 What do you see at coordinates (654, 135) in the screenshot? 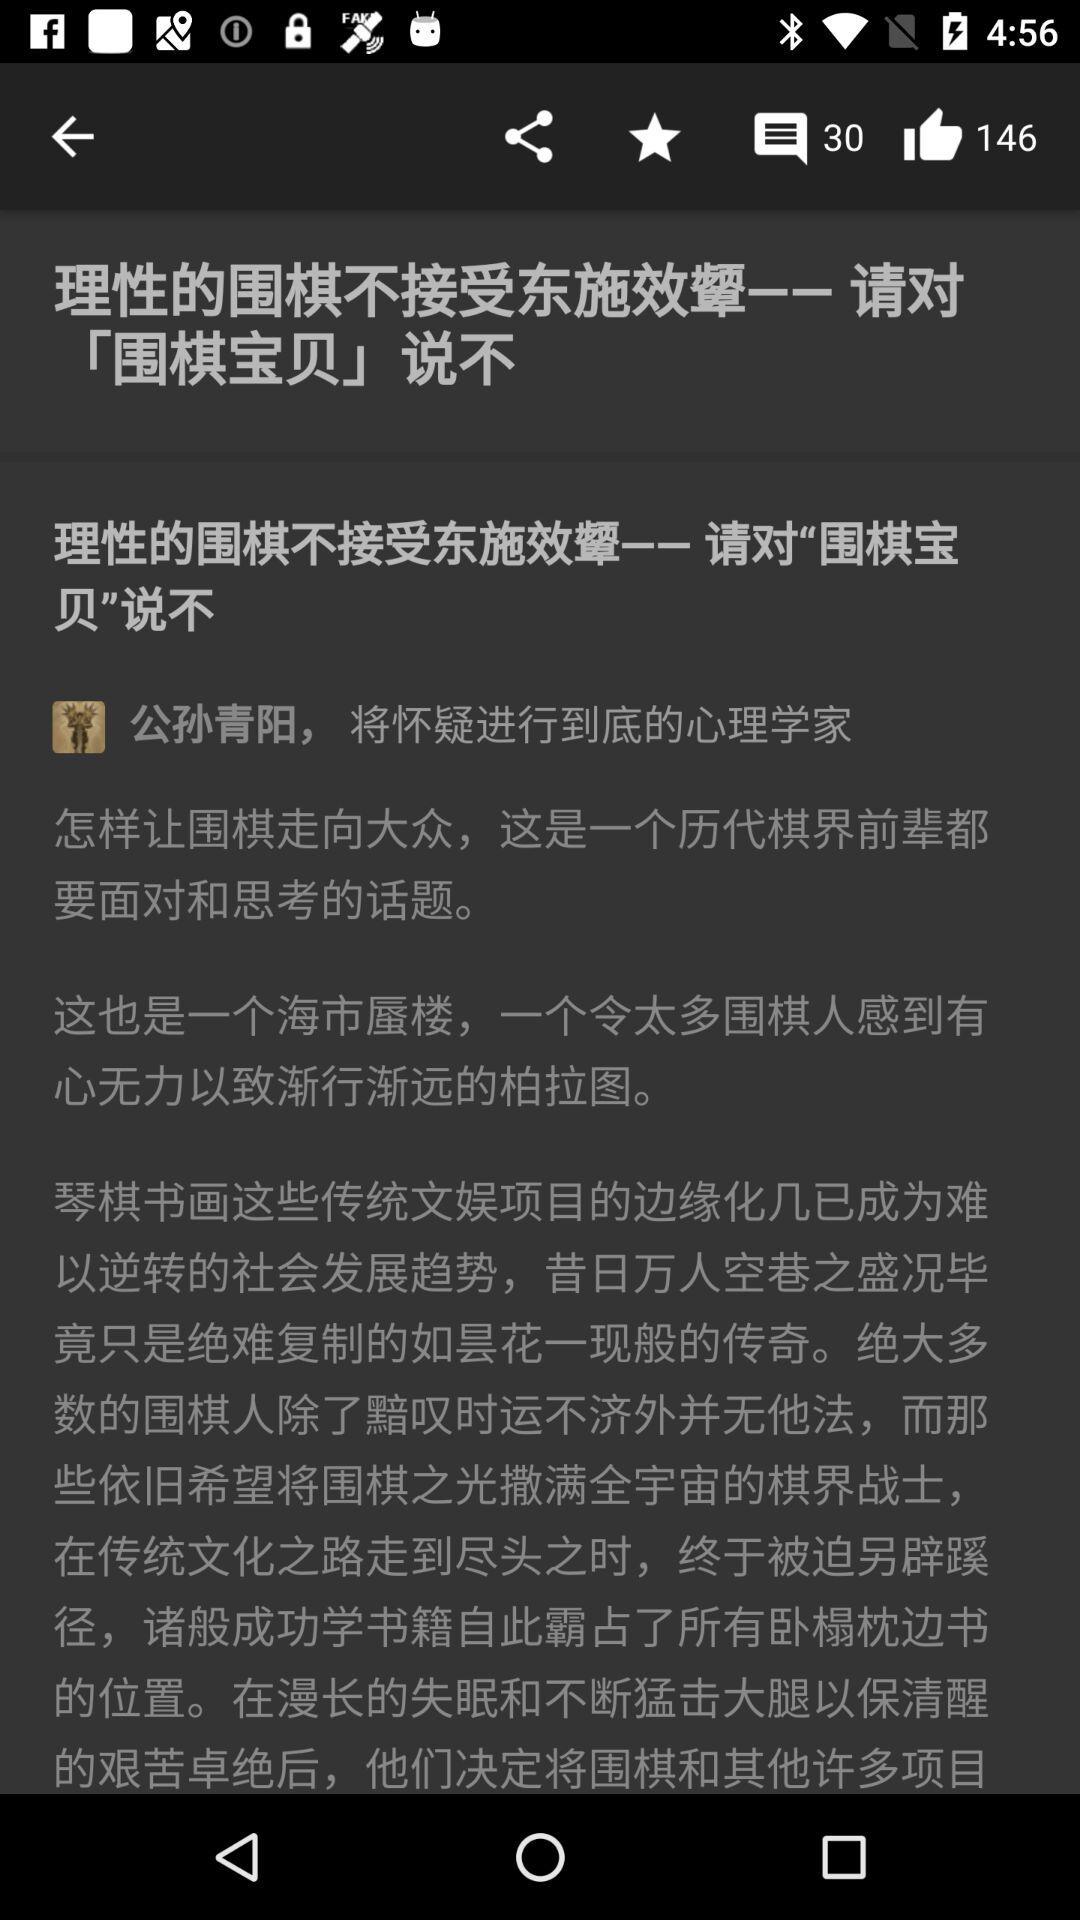
I see `choose favourite symbol` at bounding box center [654, 135].